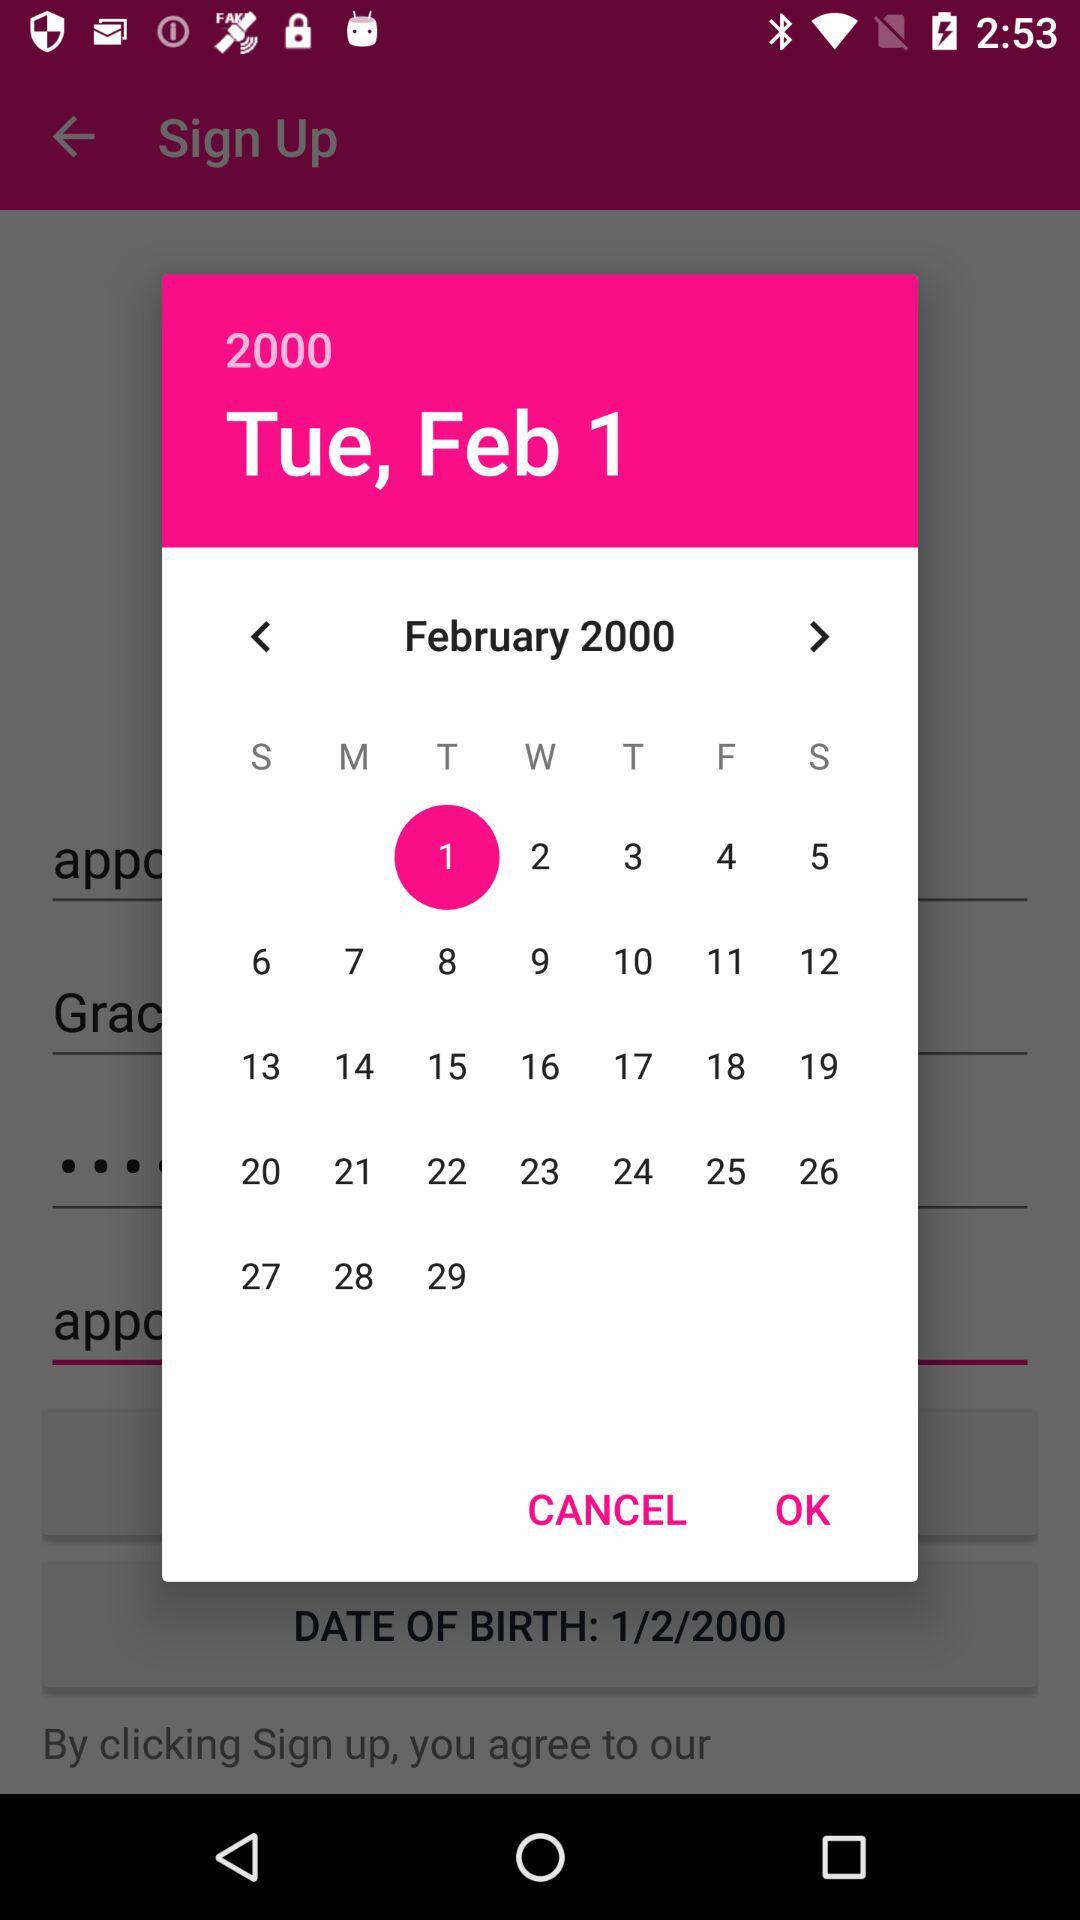  What do you see at coordinates (801, 1508) in the screenshot?
I see `the icon at the bottom right corner` at bounding box center [801, 1508].